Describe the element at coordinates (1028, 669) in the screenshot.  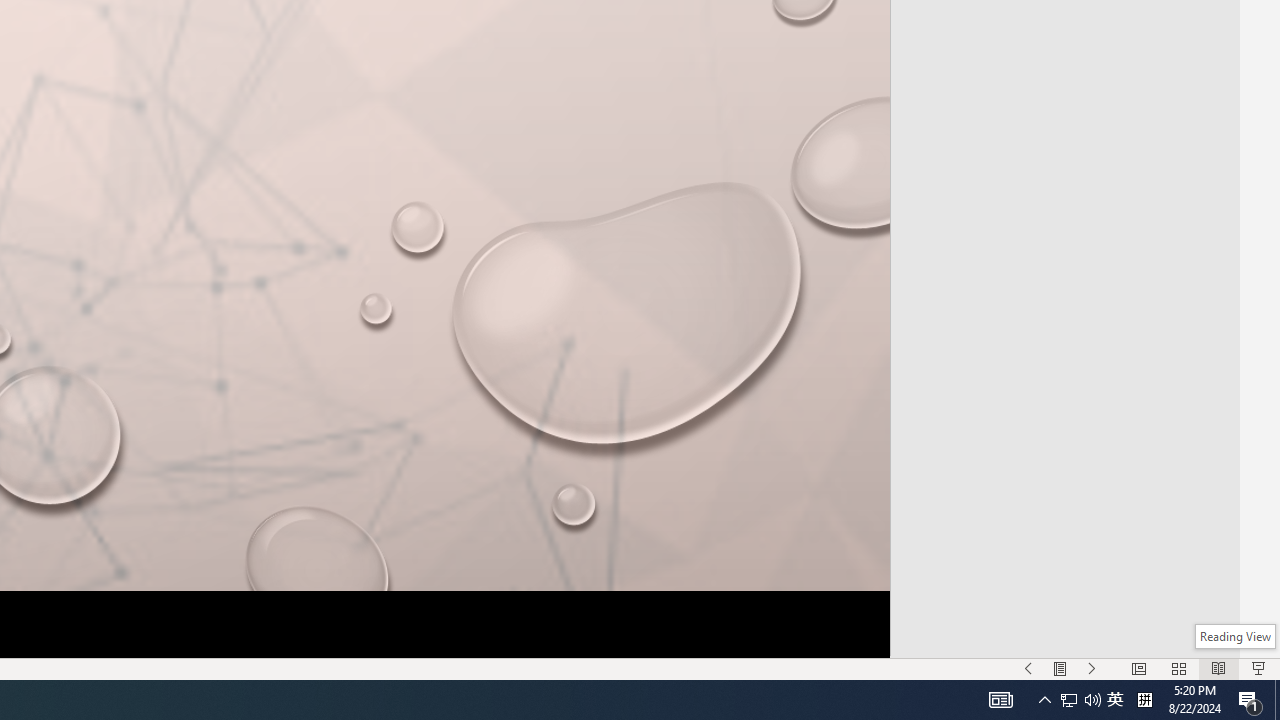
I see `'Slide Show Previous On'` at that location.